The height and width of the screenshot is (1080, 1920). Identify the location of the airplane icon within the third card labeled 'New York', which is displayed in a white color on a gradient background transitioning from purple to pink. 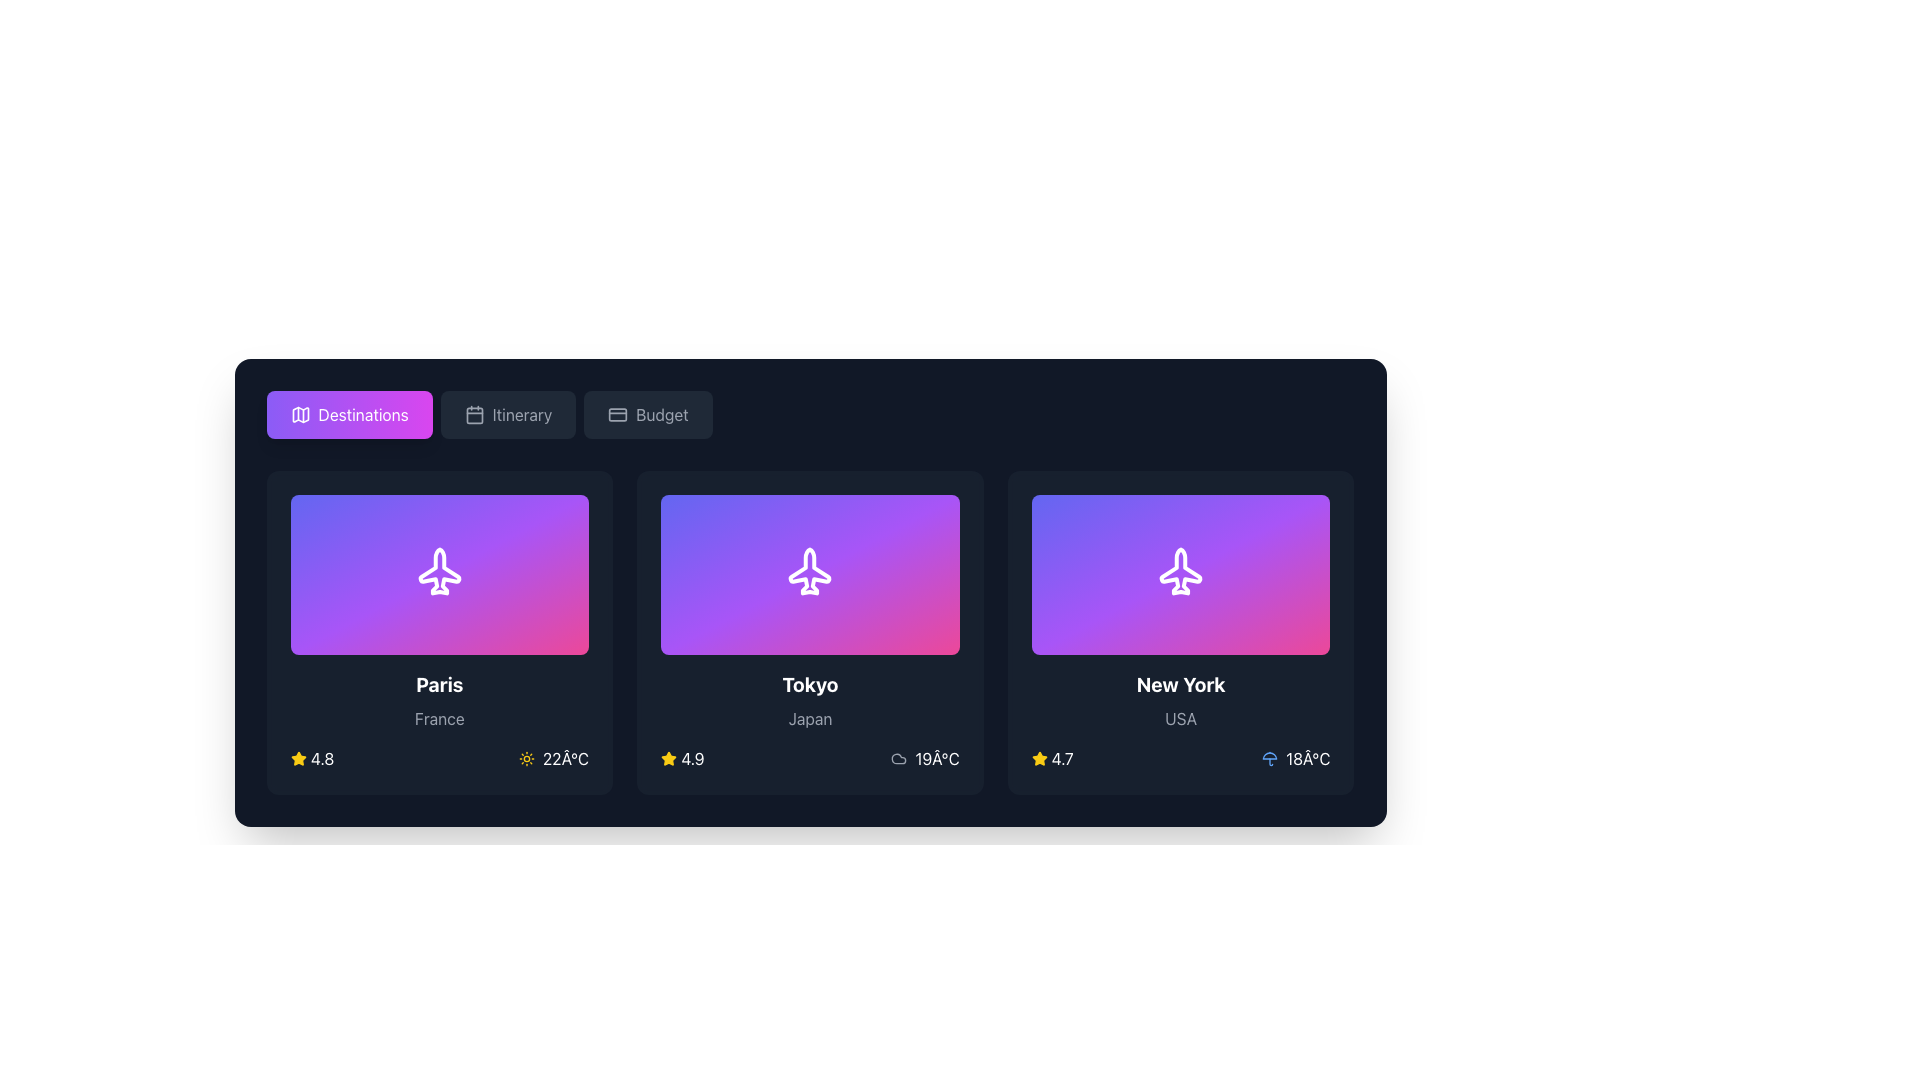
(1181, 574).